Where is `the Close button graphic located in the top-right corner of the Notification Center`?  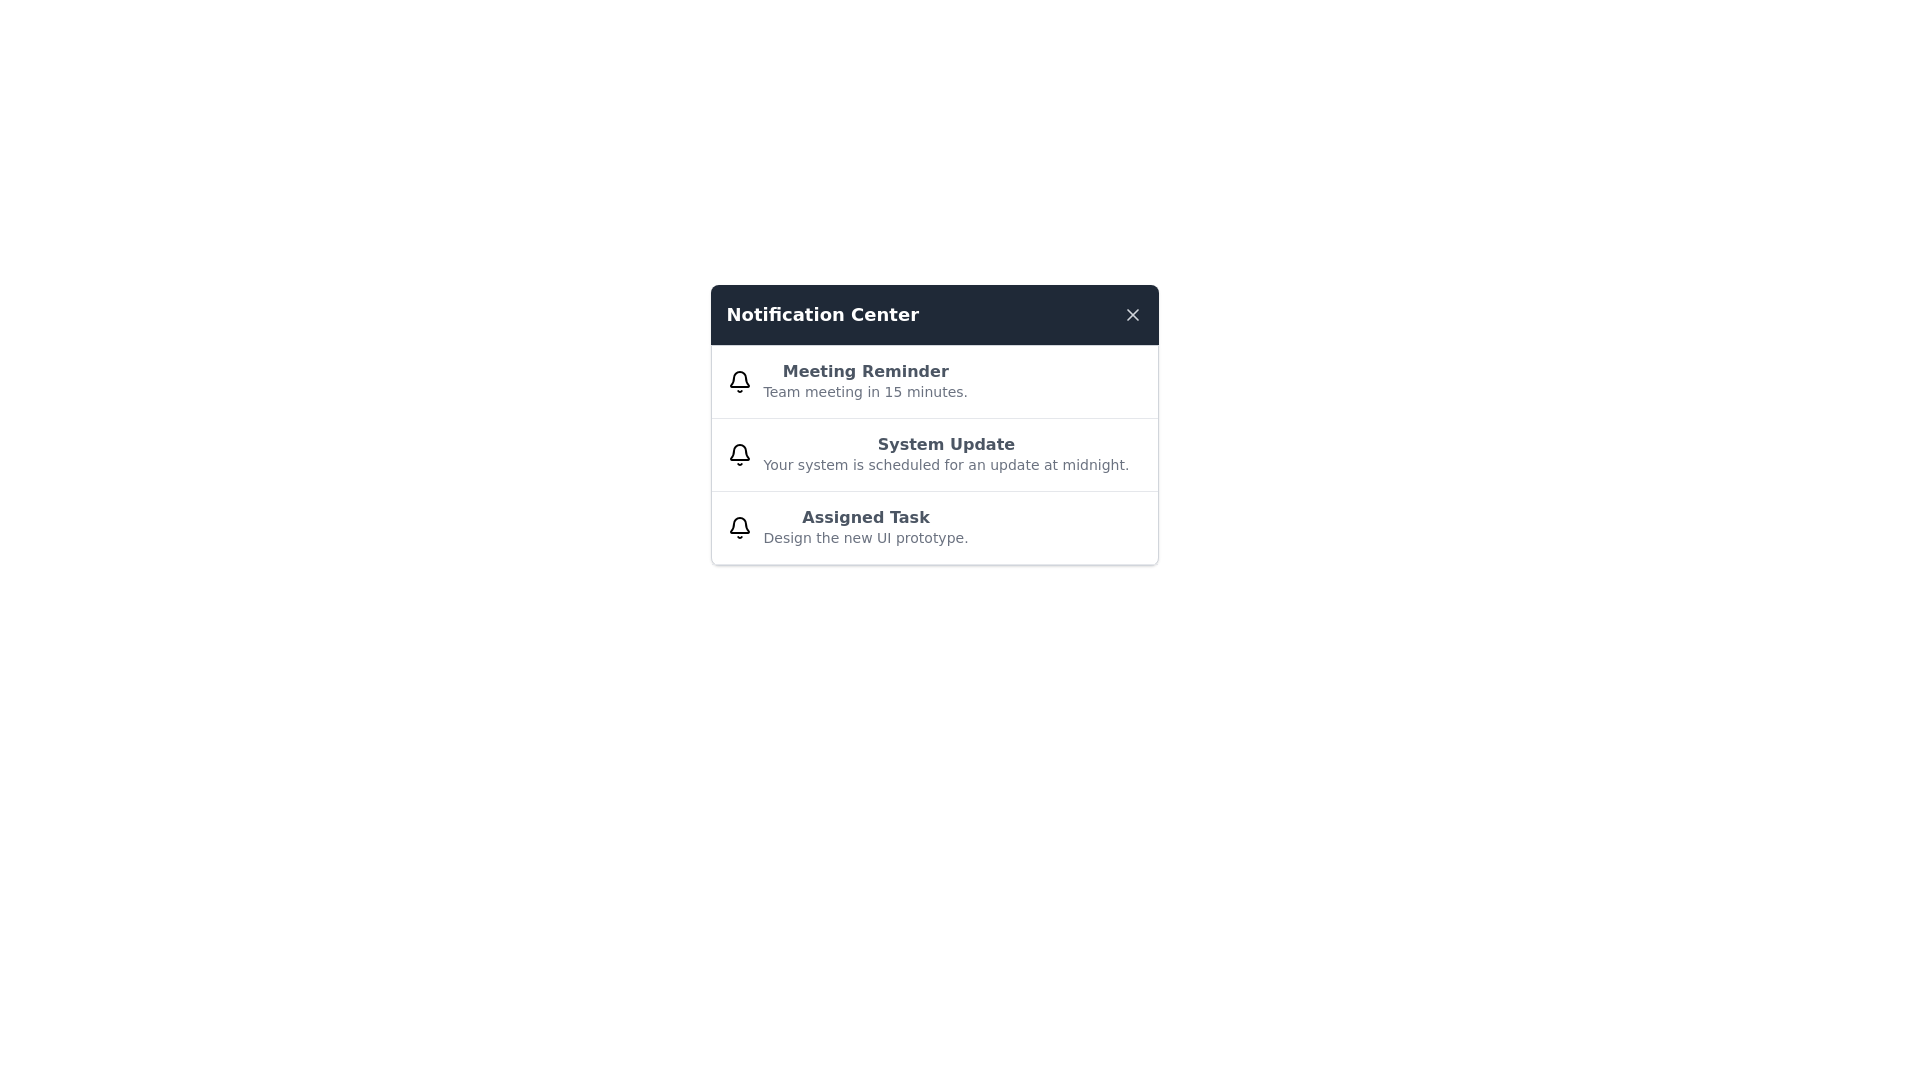 the Close button graphic located in the top-right corner of the Notification Center is located at coordinates (1132, 315).